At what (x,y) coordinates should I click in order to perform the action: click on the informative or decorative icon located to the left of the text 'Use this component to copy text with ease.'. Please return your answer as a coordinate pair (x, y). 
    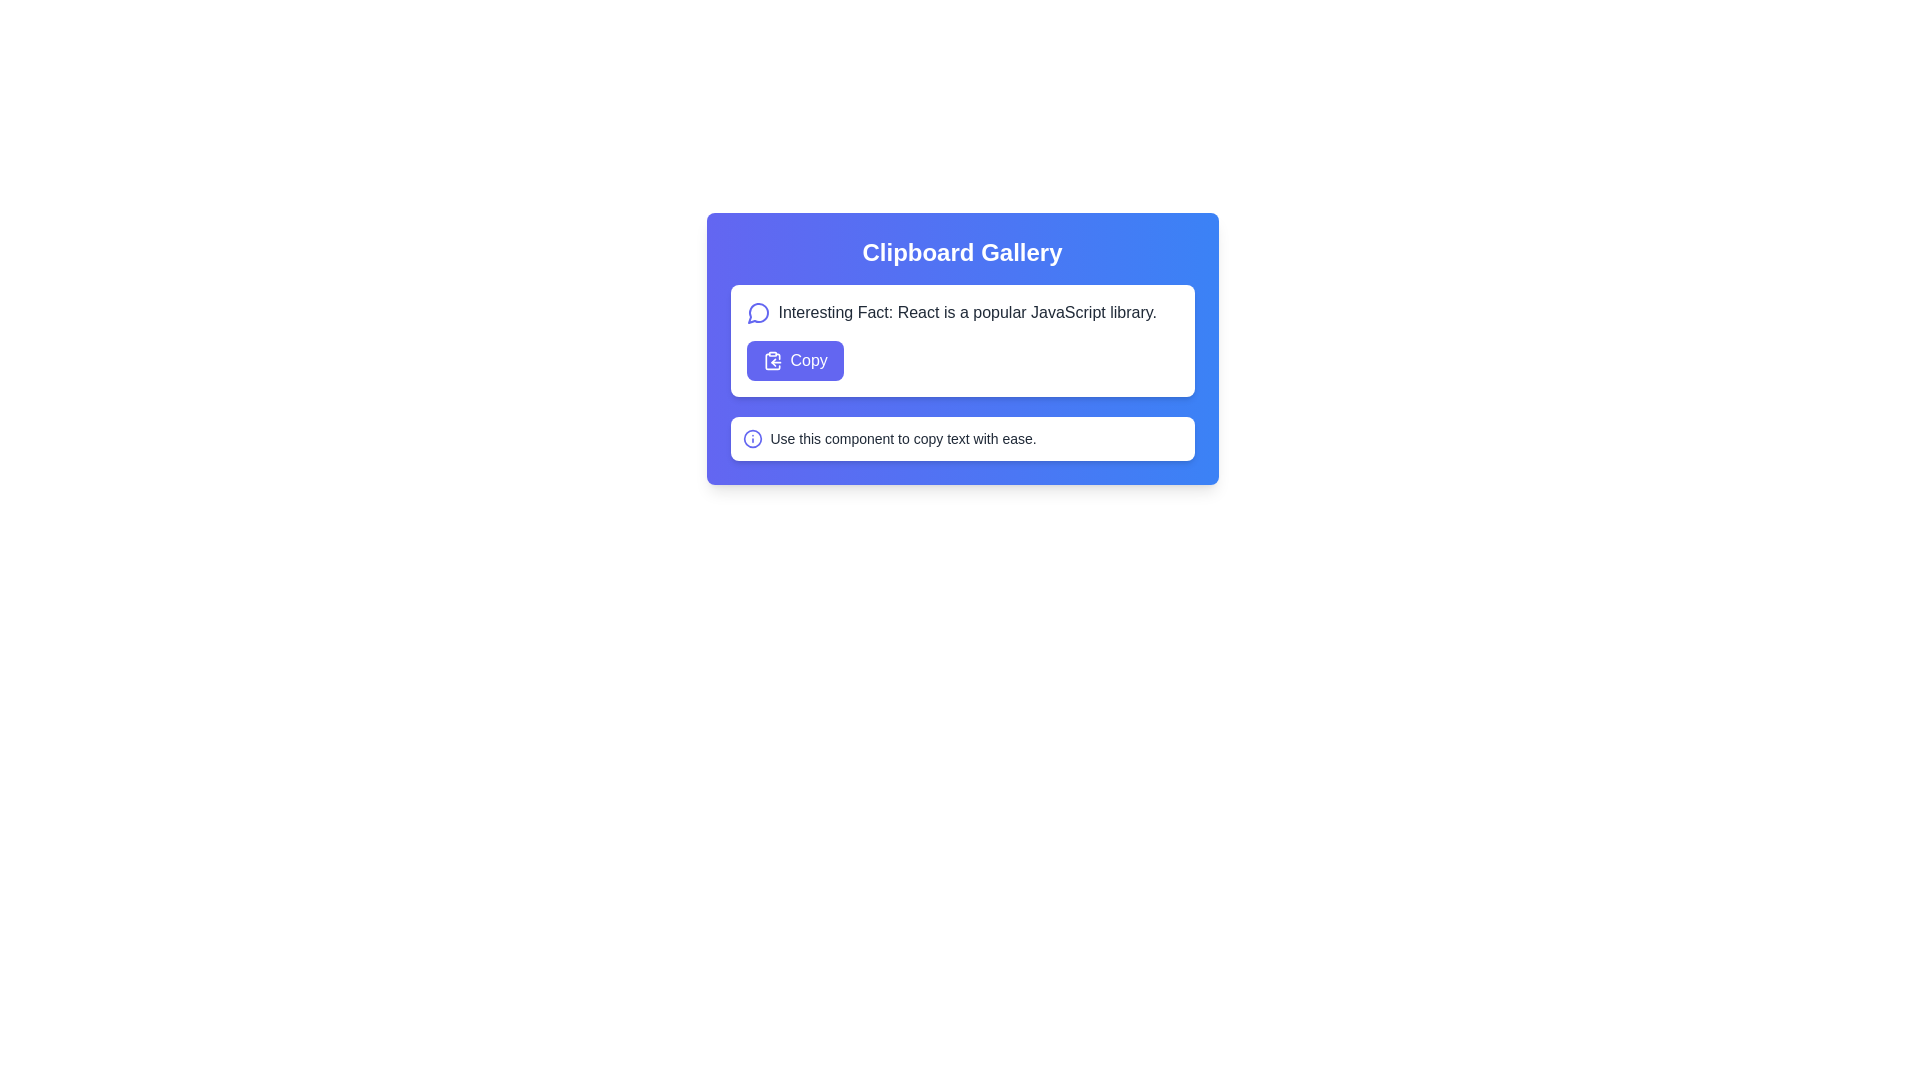
    Looking at the image, I should click on (751, 438).